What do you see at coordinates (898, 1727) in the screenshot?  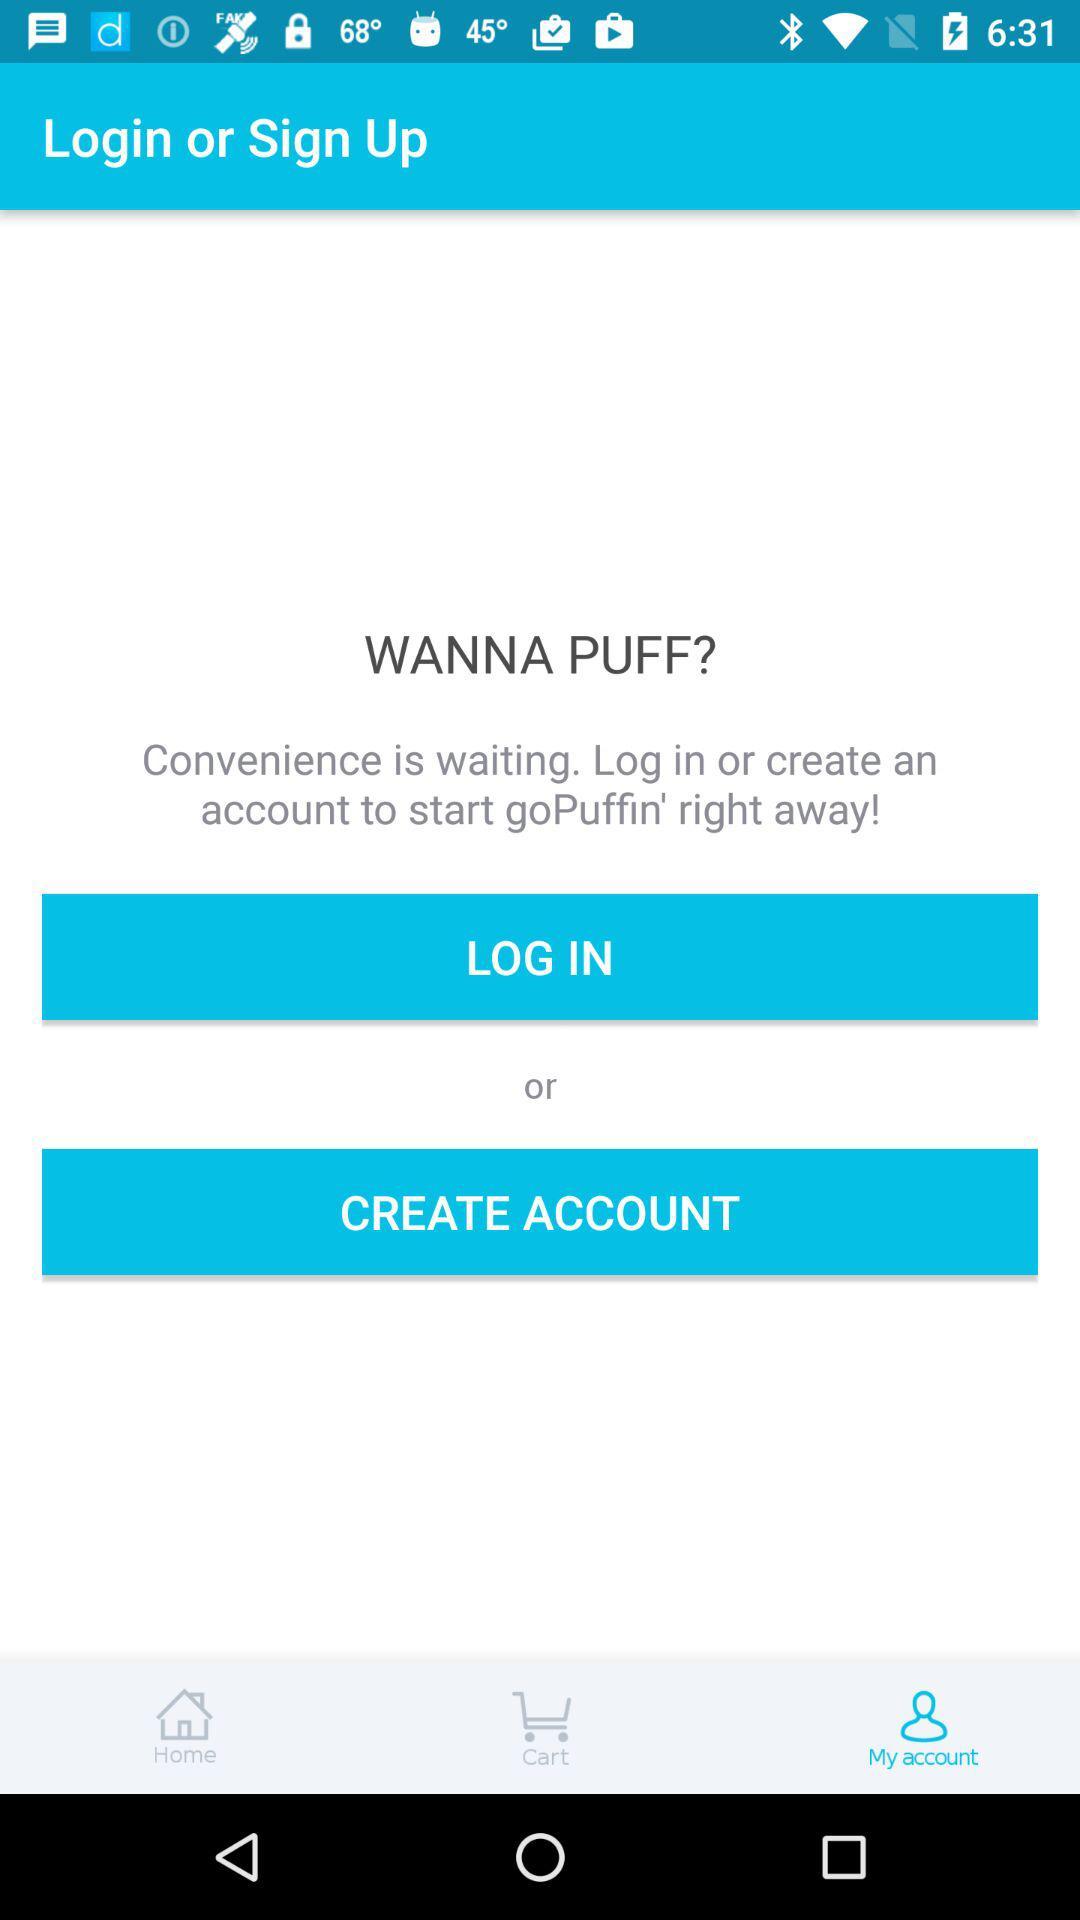 I see `the microphone icon` at bounding box center [898, 1727].